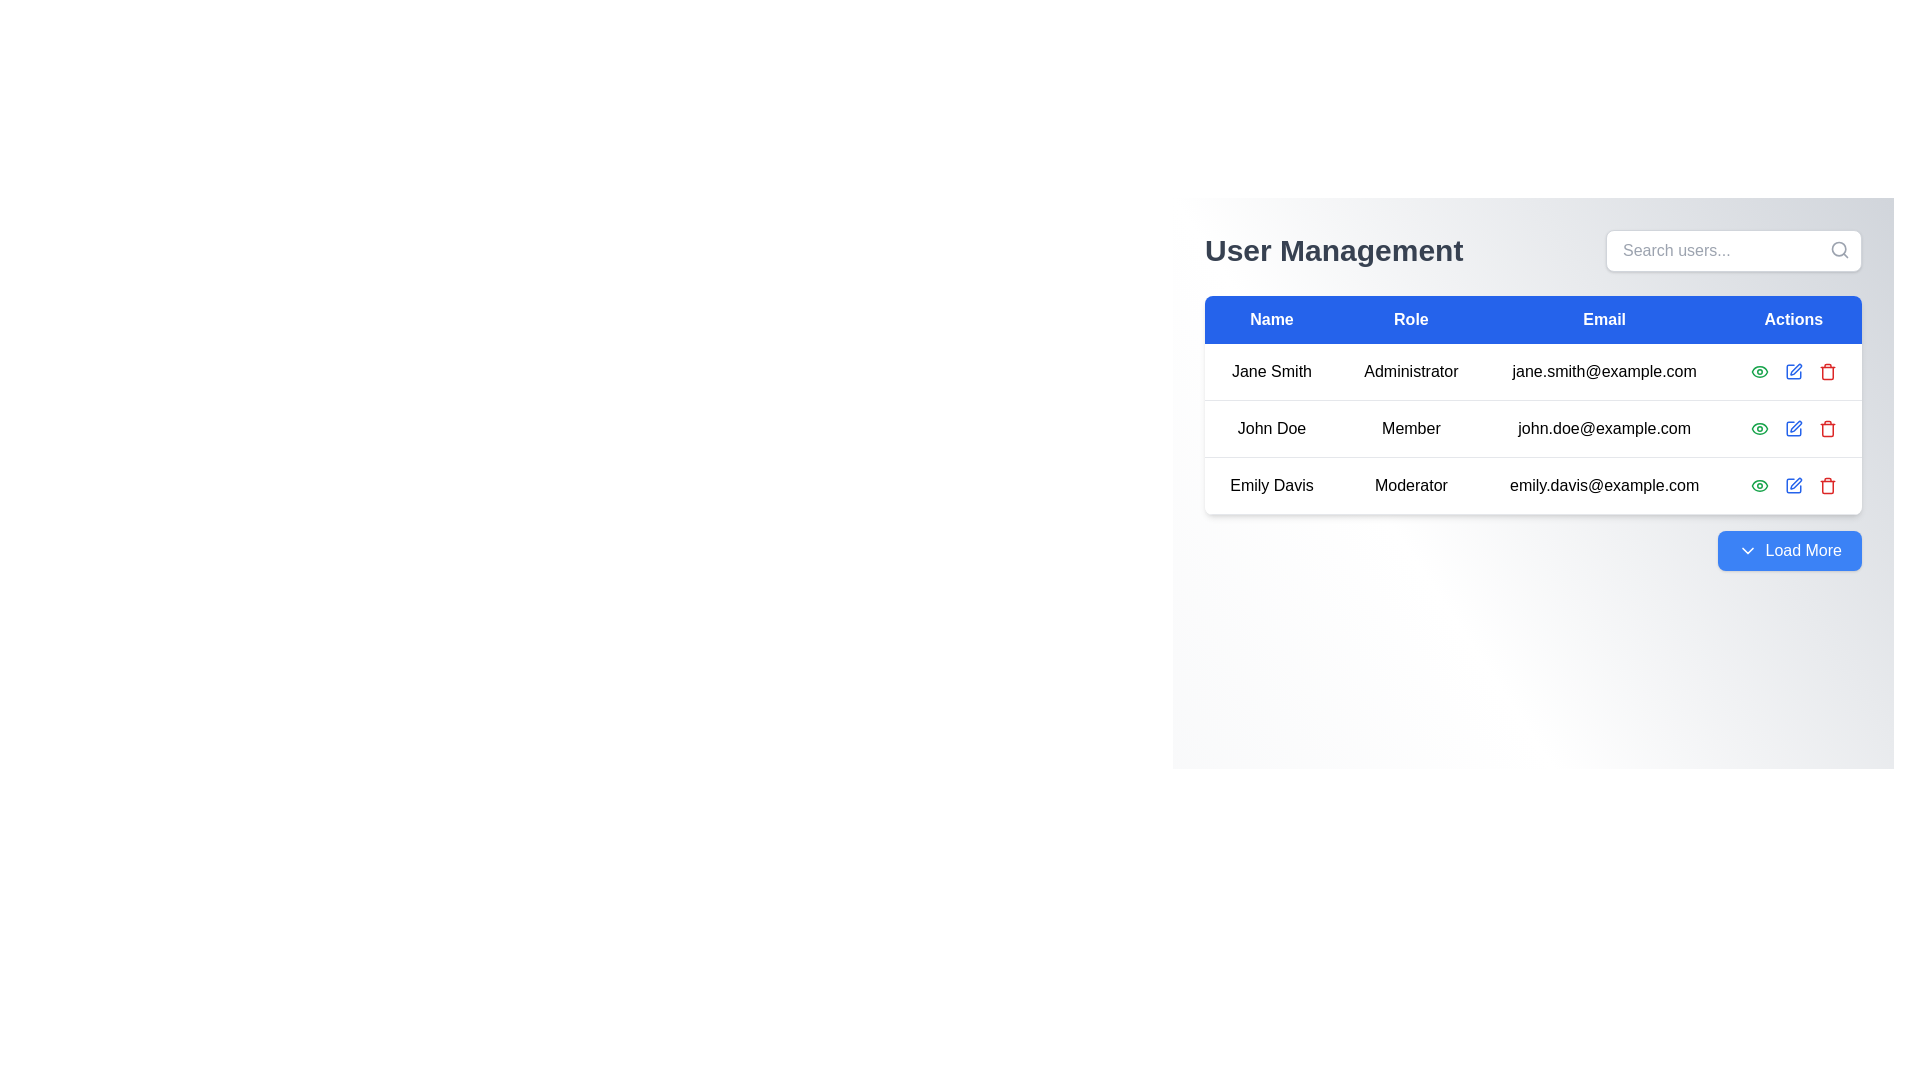  I want to click on the Icon button in the 'Actions' column for 'Jane Smith', so click(1758, 486).